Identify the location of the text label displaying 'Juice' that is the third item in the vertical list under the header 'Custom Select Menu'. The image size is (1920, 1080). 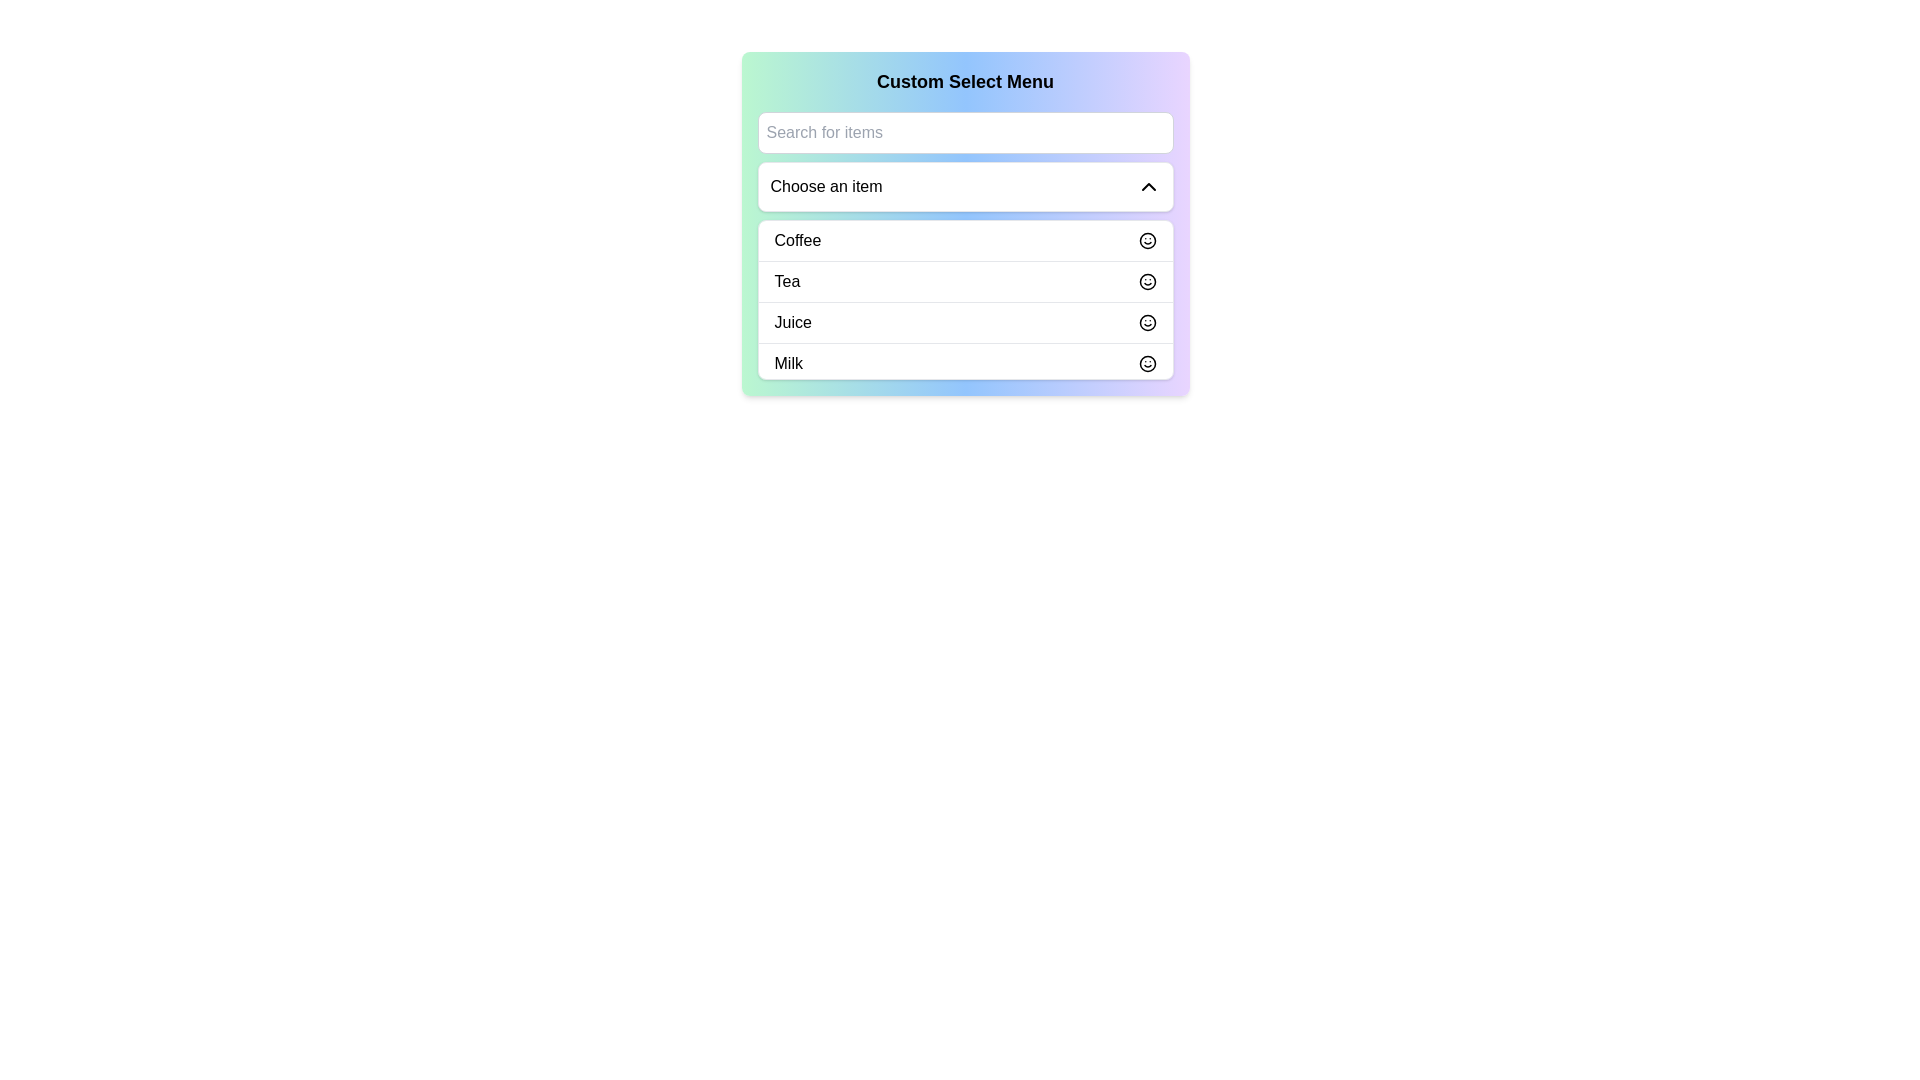
(792, 322).